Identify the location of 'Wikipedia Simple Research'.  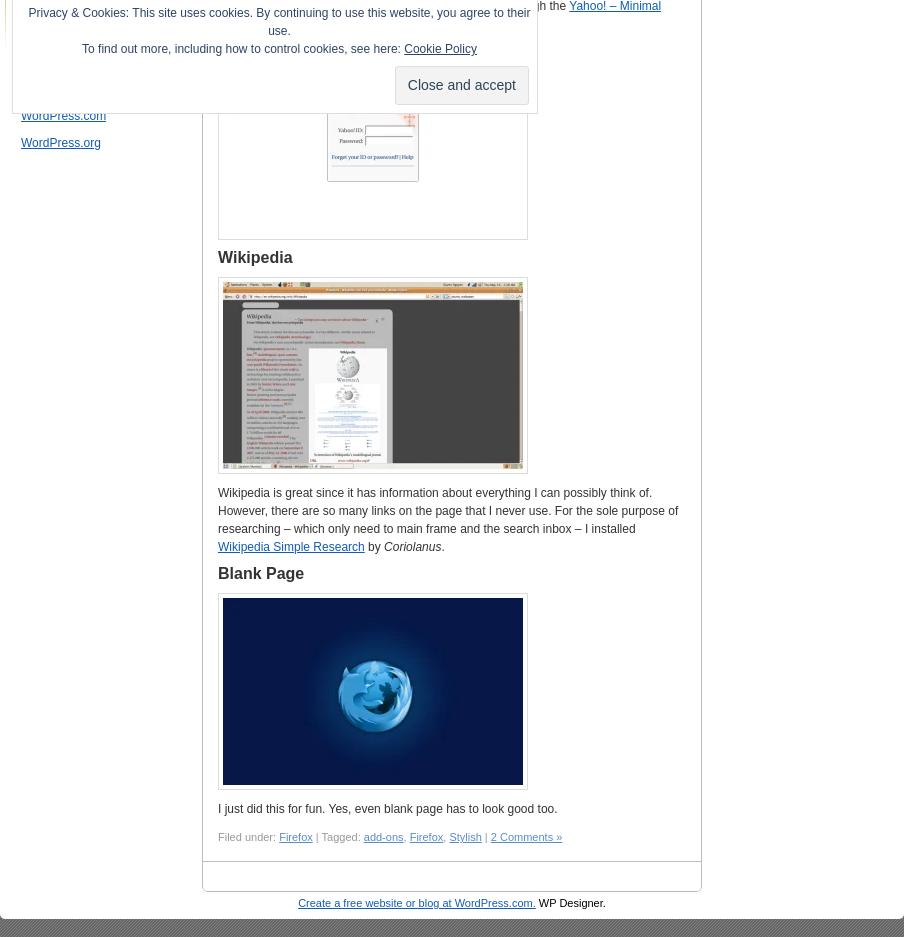
(290, 547).